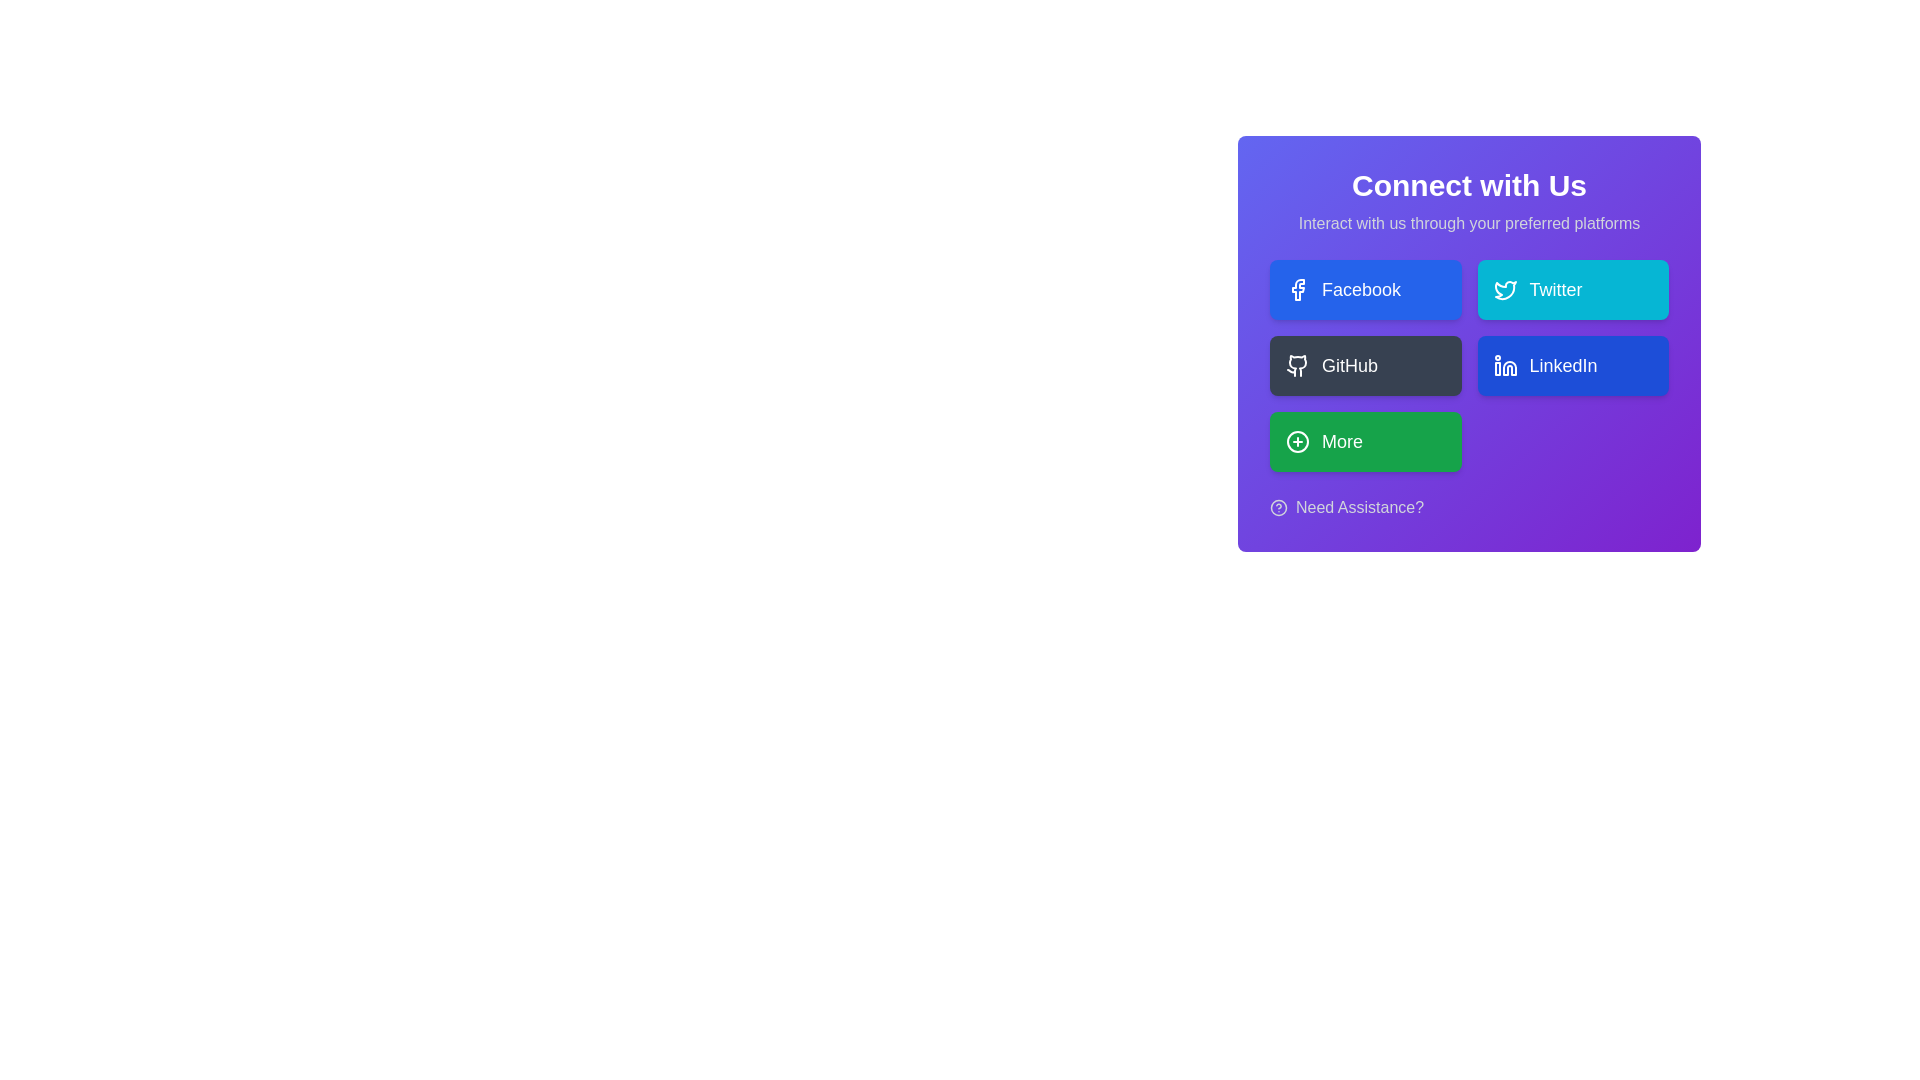  I want to click on the blue bird-shaped Twitter icon located within the 'Twitter' button in the 'Connect with Us' section, so click(1505, 290).